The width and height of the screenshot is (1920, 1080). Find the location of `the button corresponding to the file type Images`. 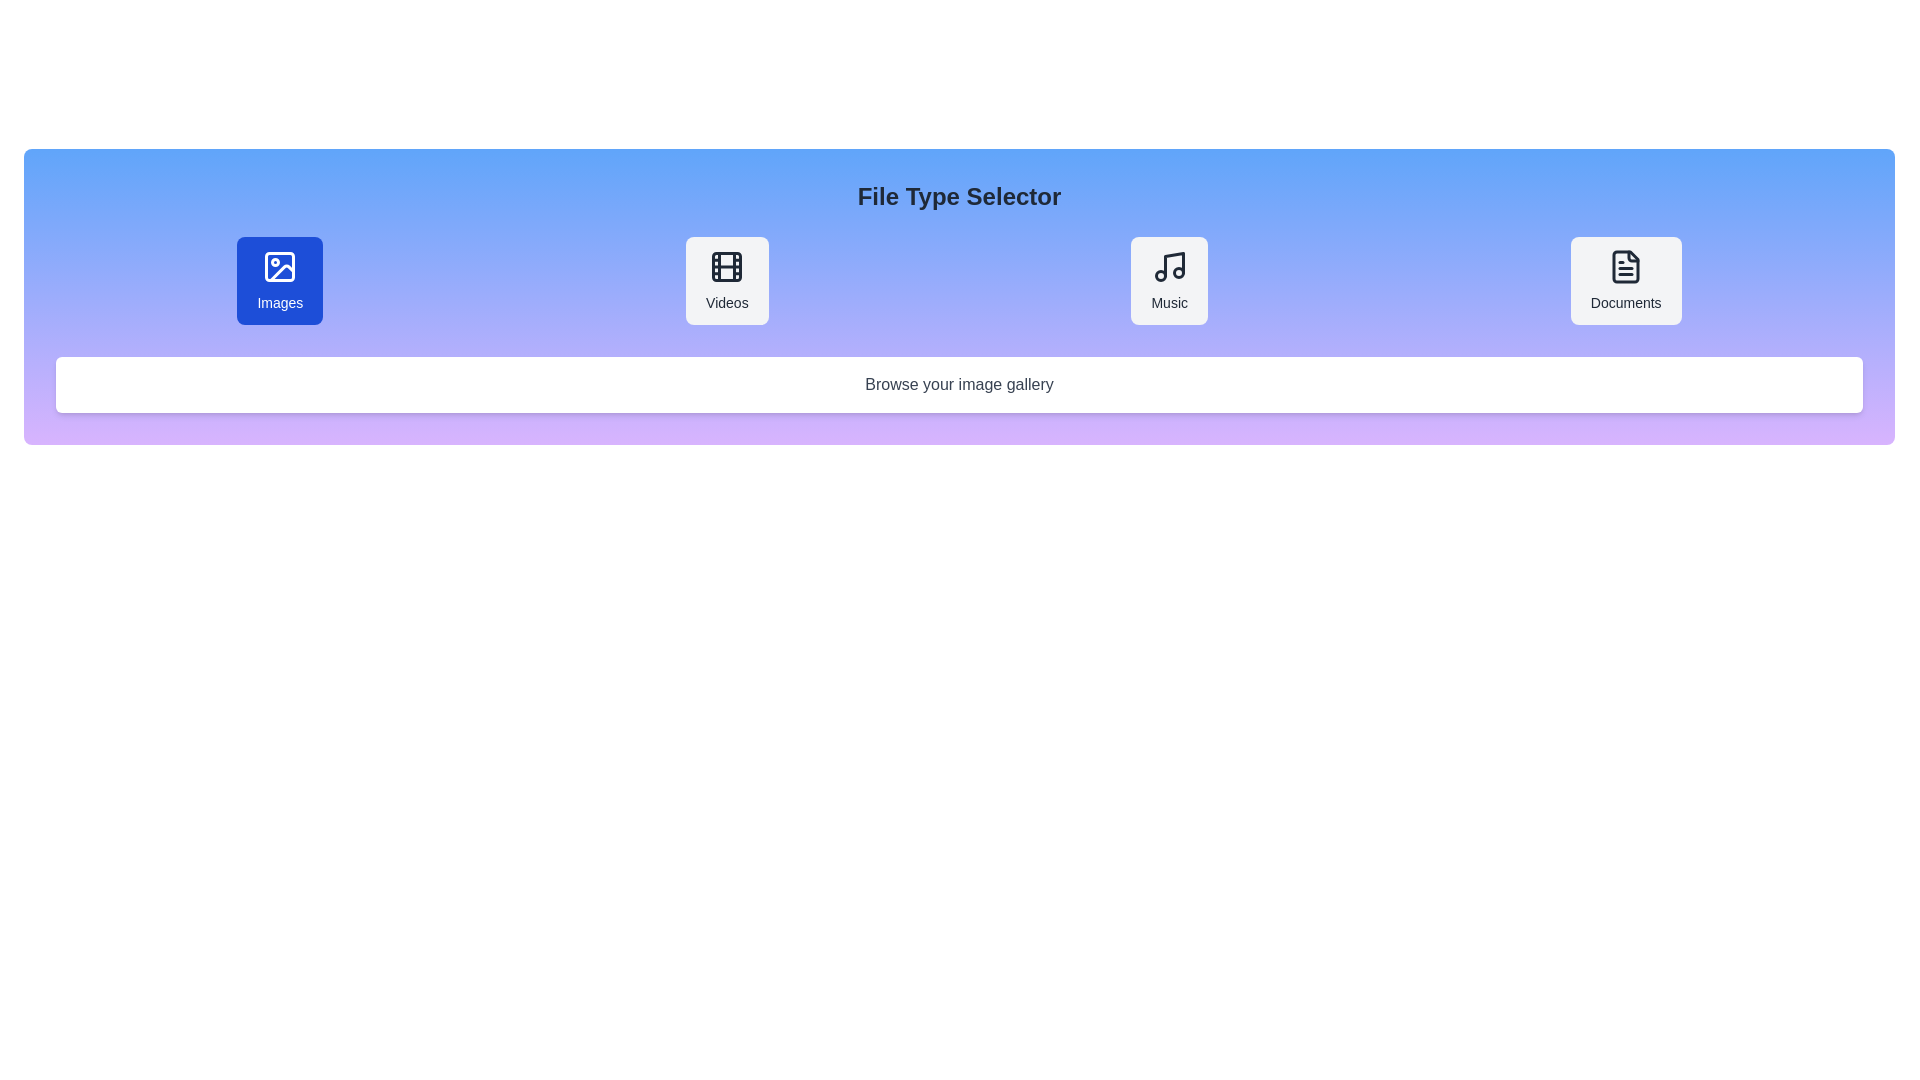

the button corresponding to the file type Images is located at coordinates (279, 281).